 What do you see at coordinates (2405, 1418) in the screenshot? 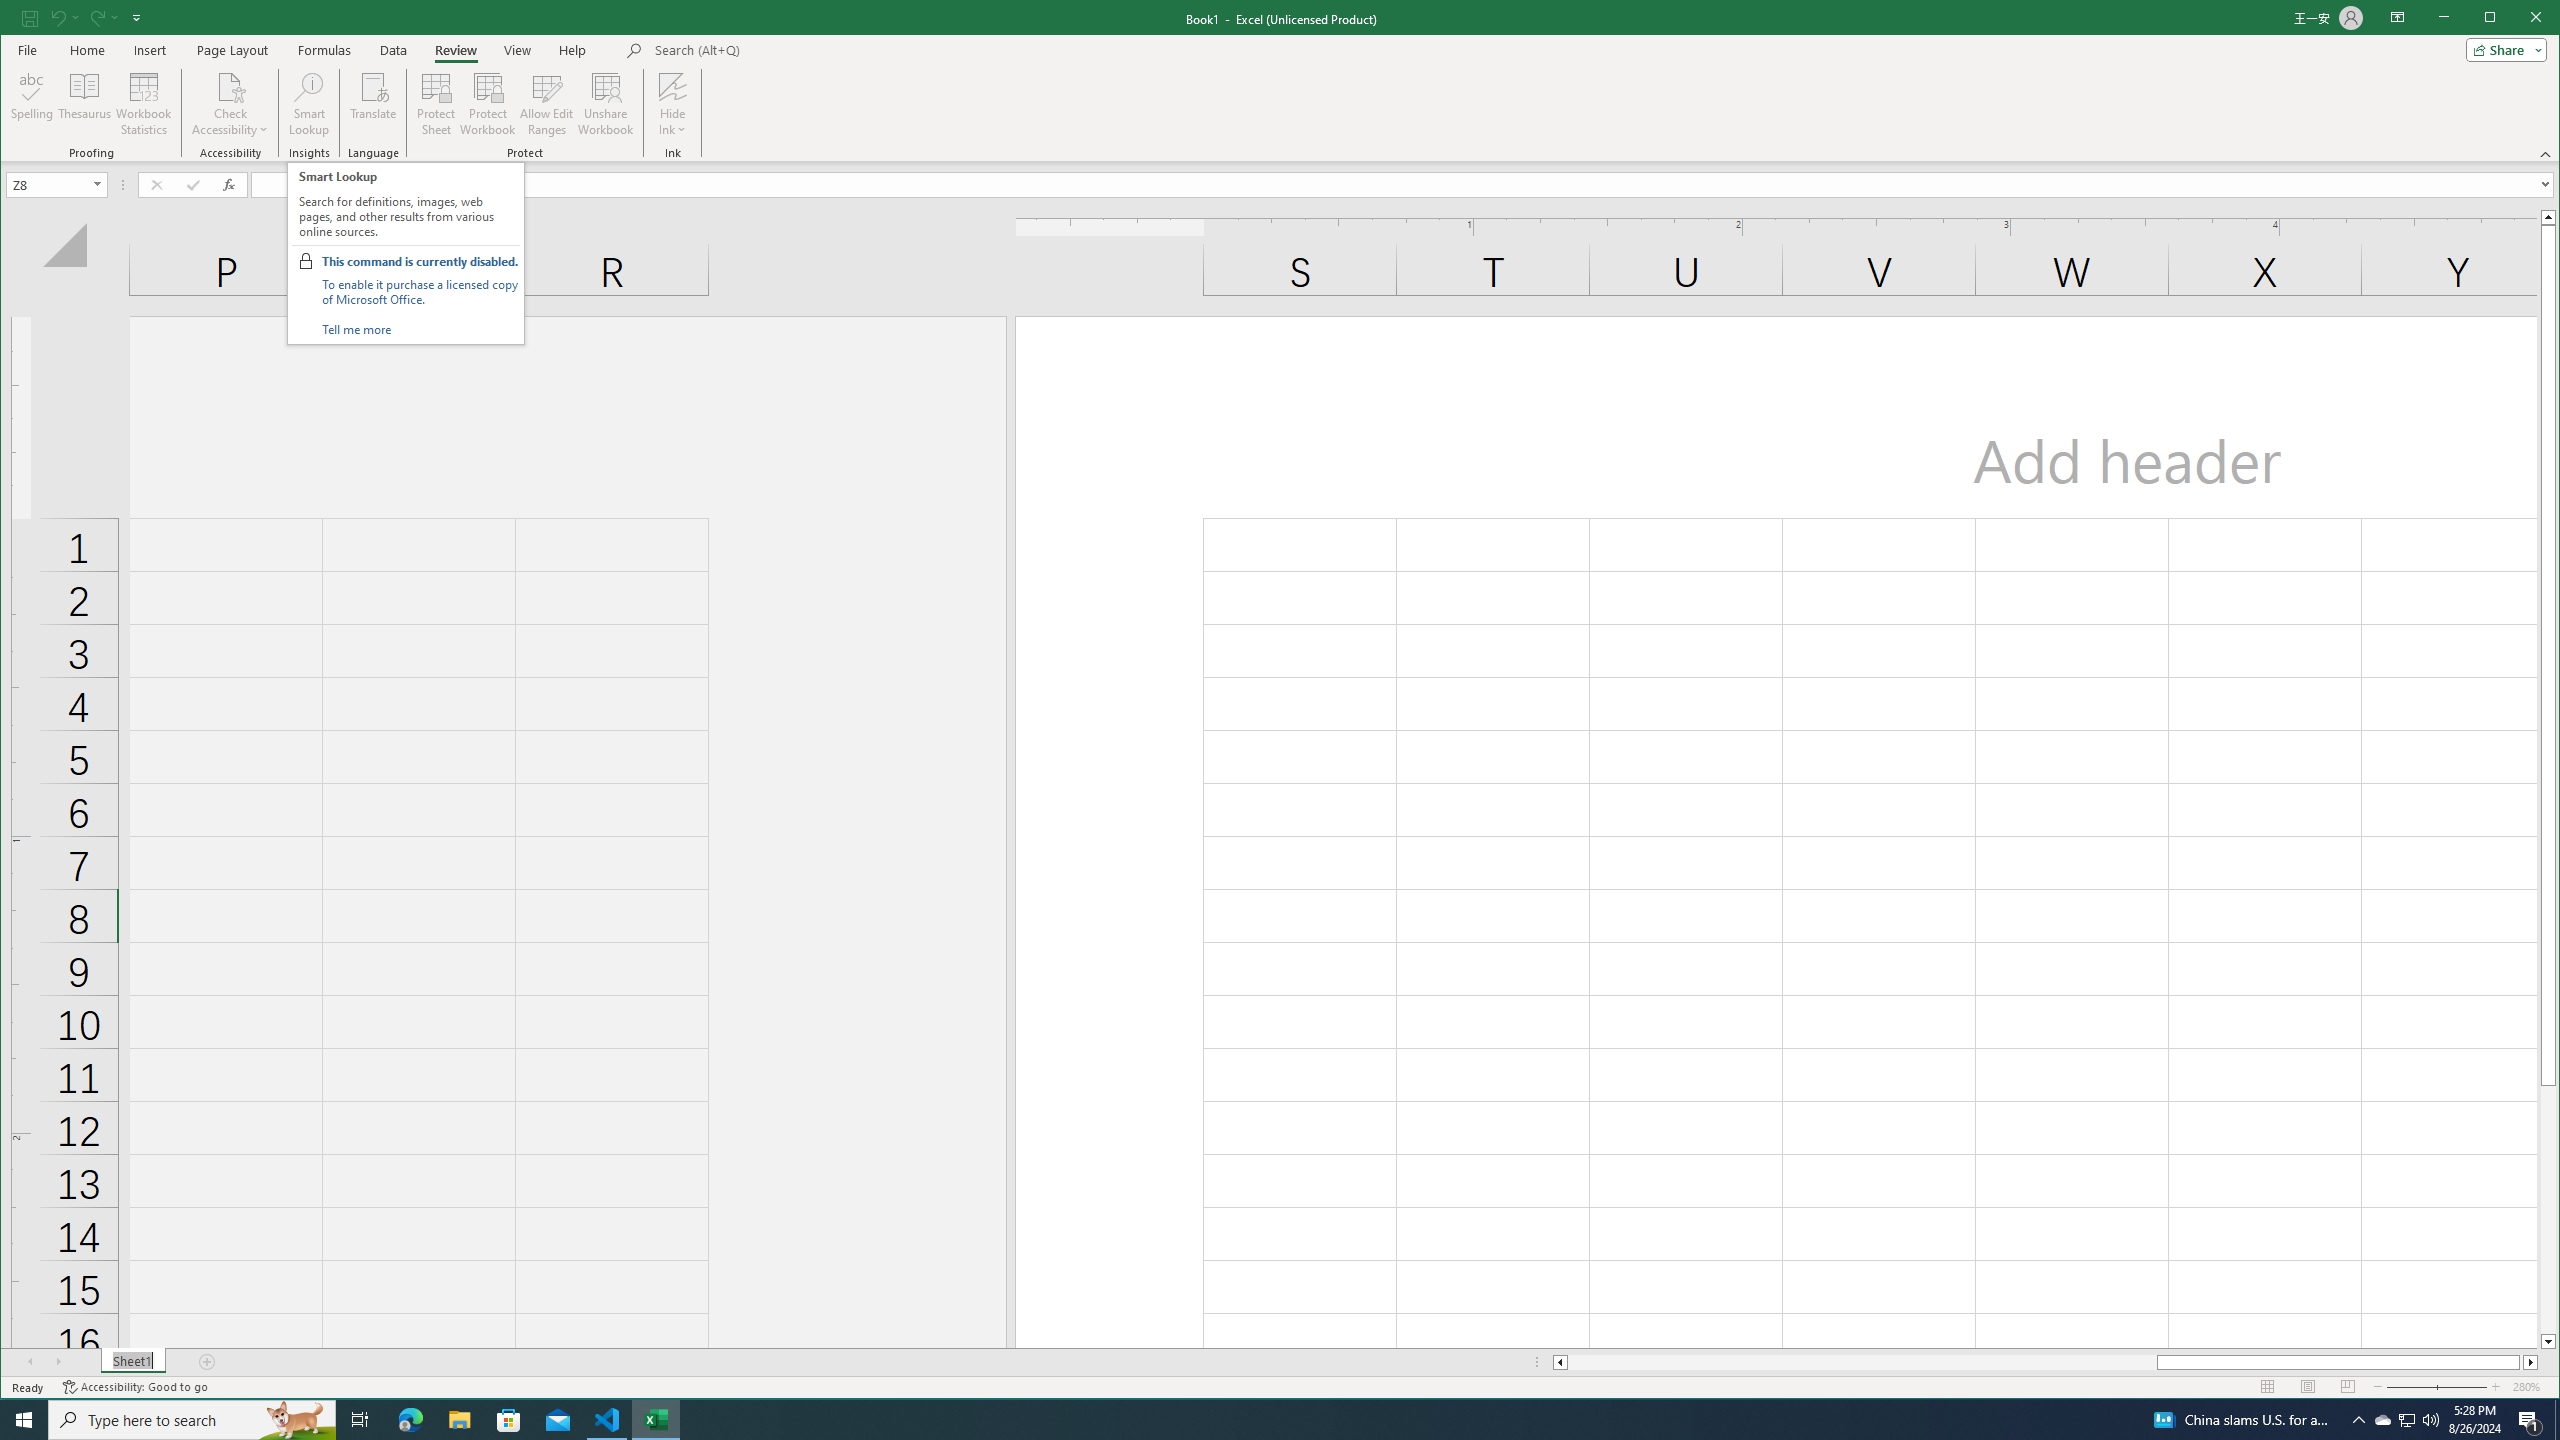
I see `'User Promoted Notification Area'` at bounding box center [2405, 1418].